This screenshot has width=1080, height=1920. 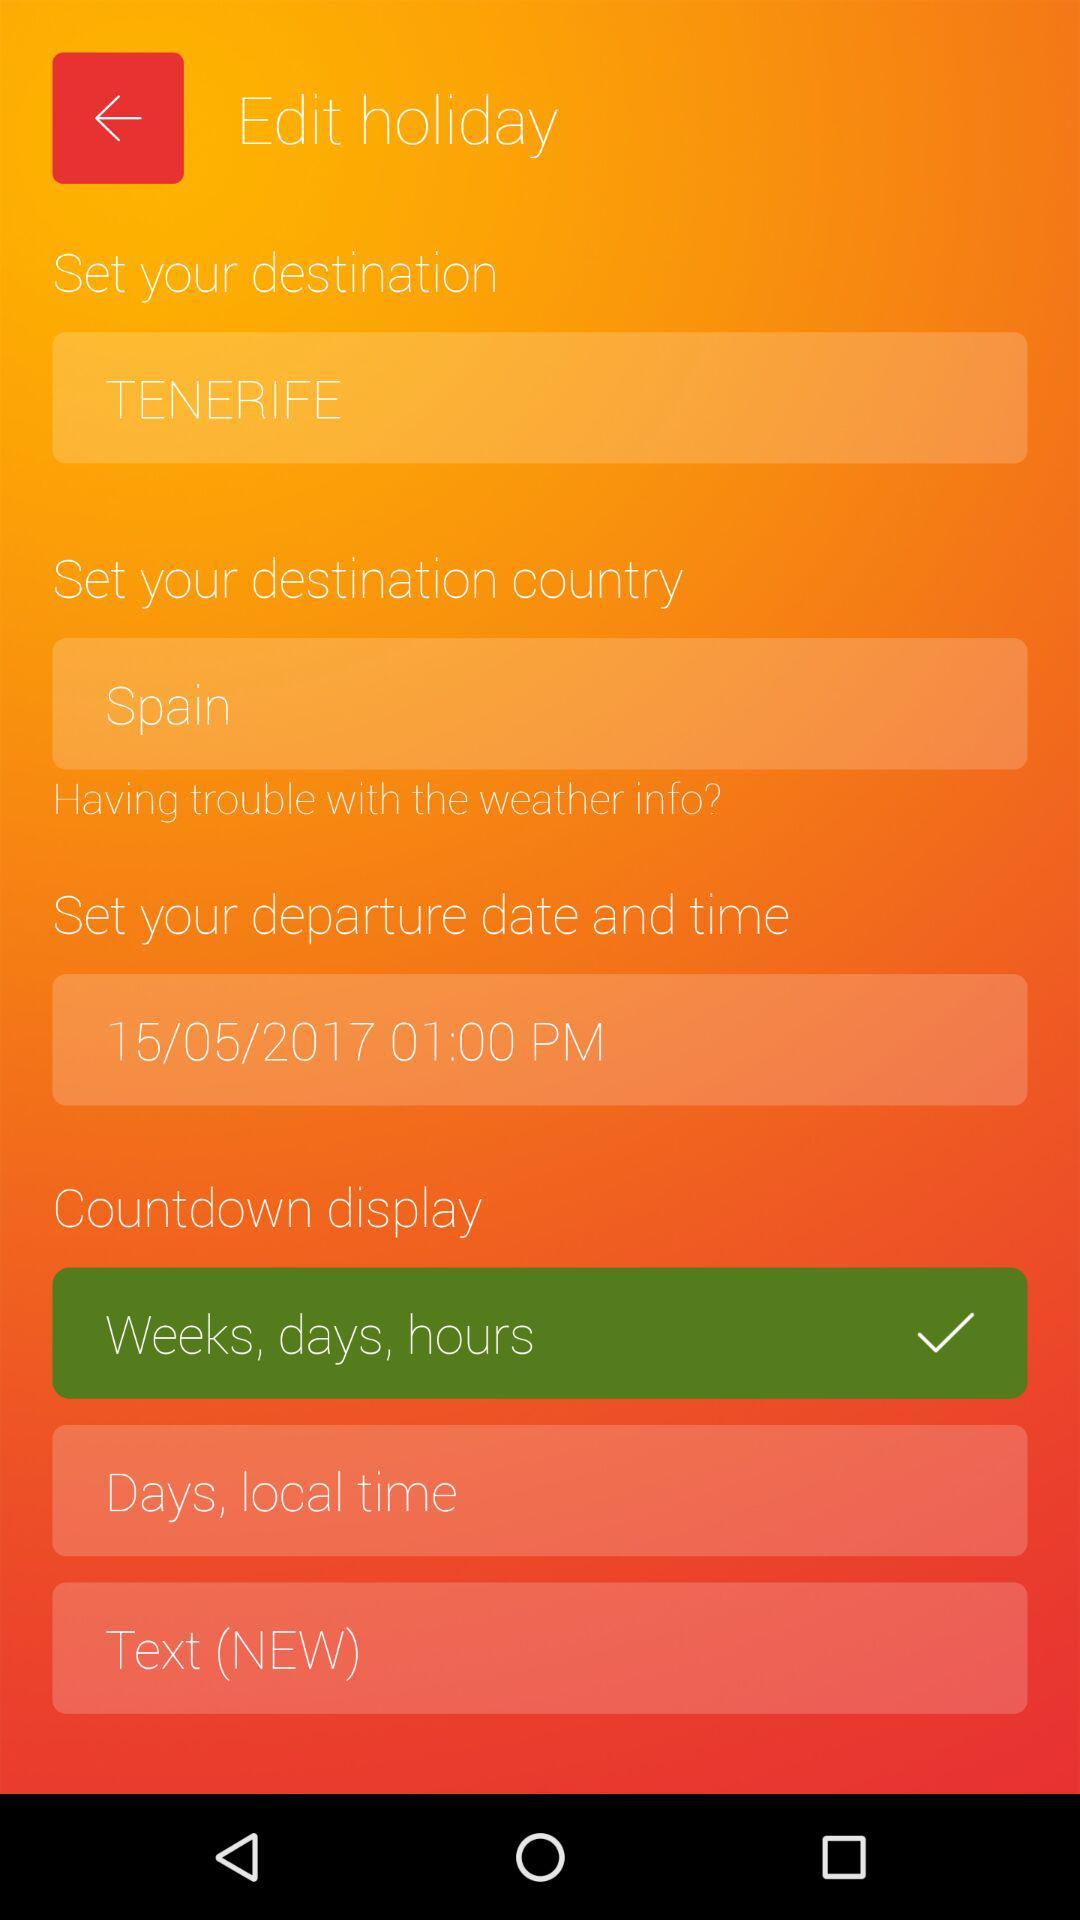 I want to click on icon below spain icon, so click(x=540, y=796).